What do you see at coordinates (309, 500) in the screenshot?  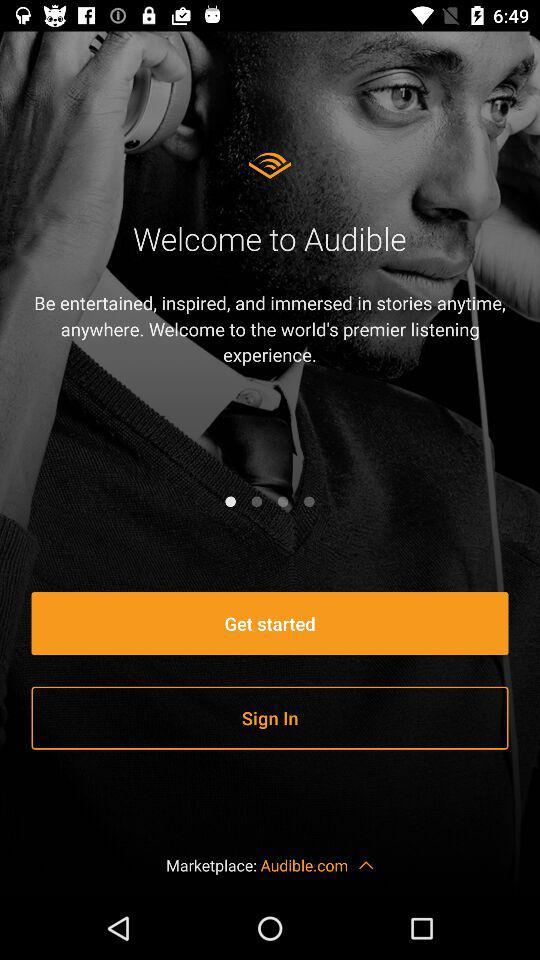 I see `the avatar icon` at bounding box center [309, 500].